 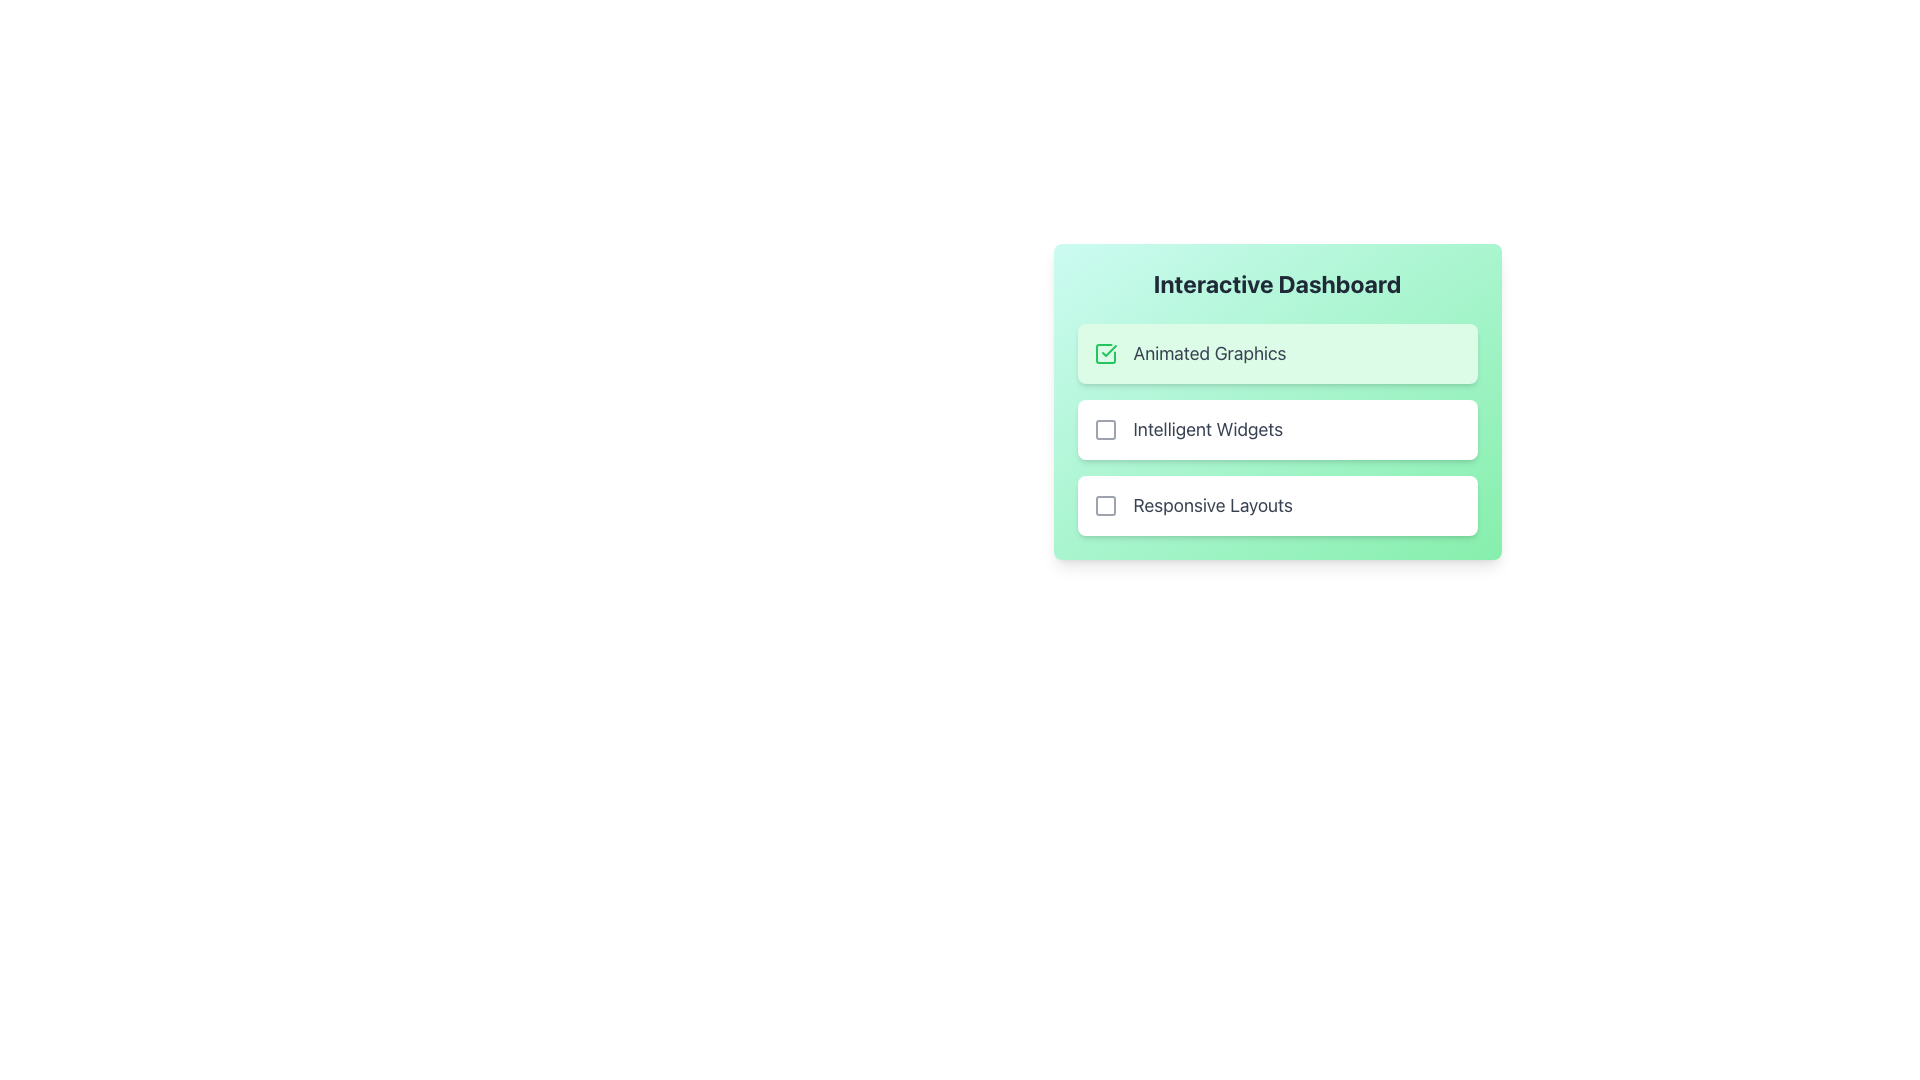 What do you see at coordinates (1104, 353) in the screenshot?
I see `the Checkbox icon, which is a green checkmark within a square, the first selectable item in the list preceding the text 'Animated Graphics'` at bounding box center [1104, 353].